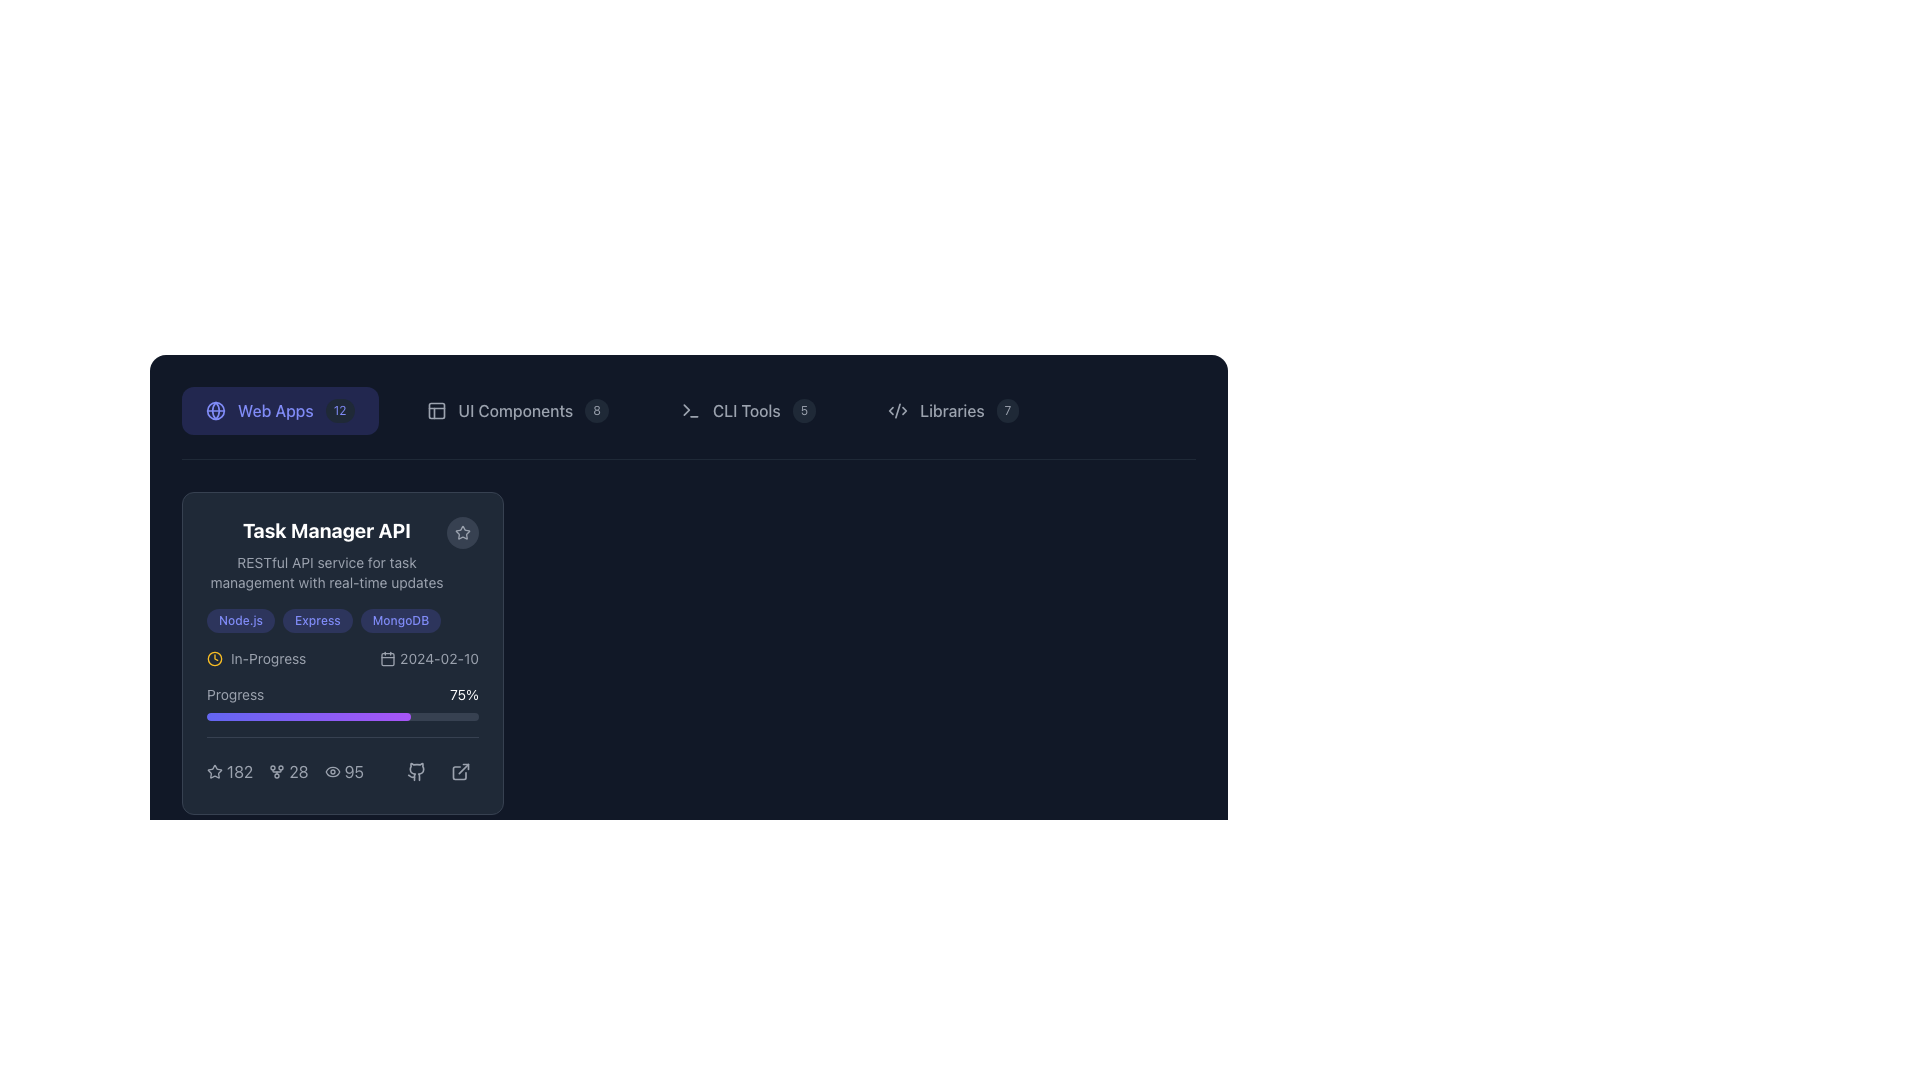 This screenshot has height=1080, width=1920. What do you see at coordinates (297, 770) in the screenshot?
I see `the static text display that shows the number '28', which is part of a card layout at the bottom, with an icon resembling a branching structure on the left and the number '95' on the right` at bounding box center [297, 770].